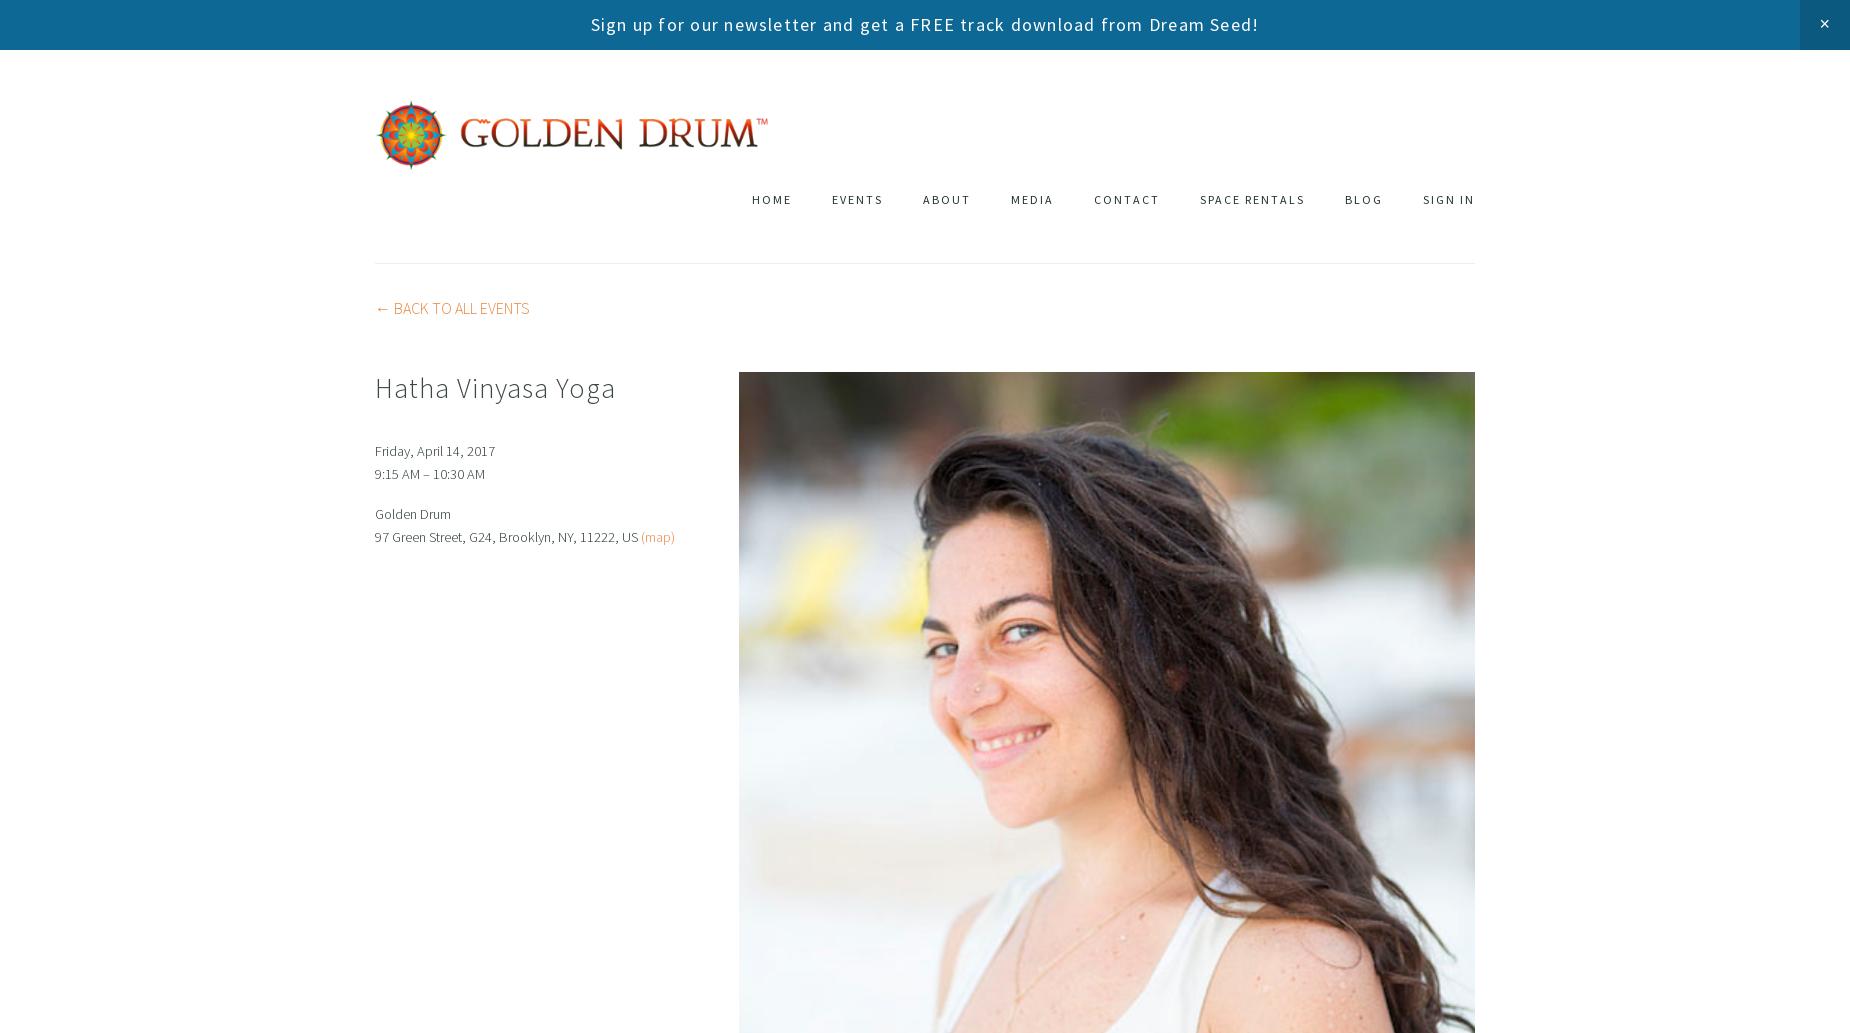  I want to click on '(map)', so click(641, 535).